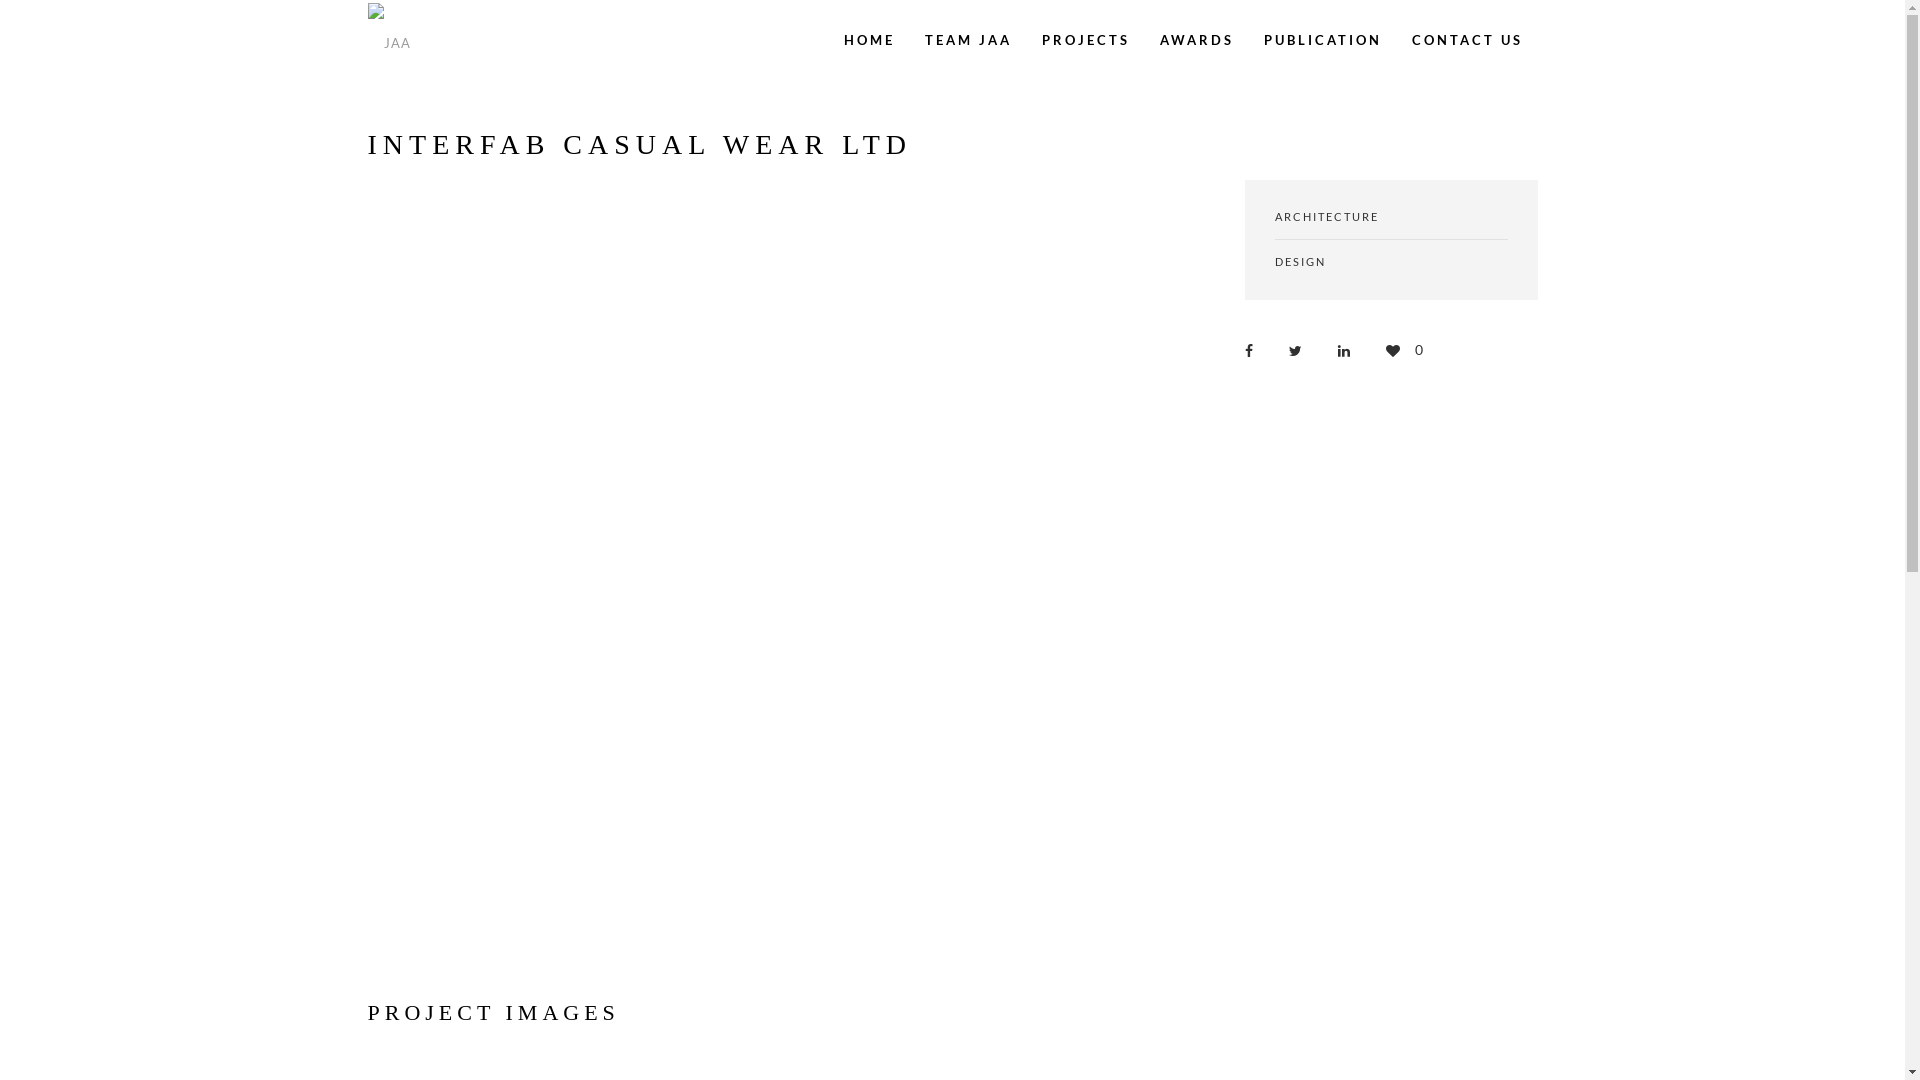 Image resolution: width=1920 pixels, height=1080 pixels. What do you see at coordinates (1083, 39) in the screenshot?
I see `'PROJECTS'` at bounding box center [1083, 39].